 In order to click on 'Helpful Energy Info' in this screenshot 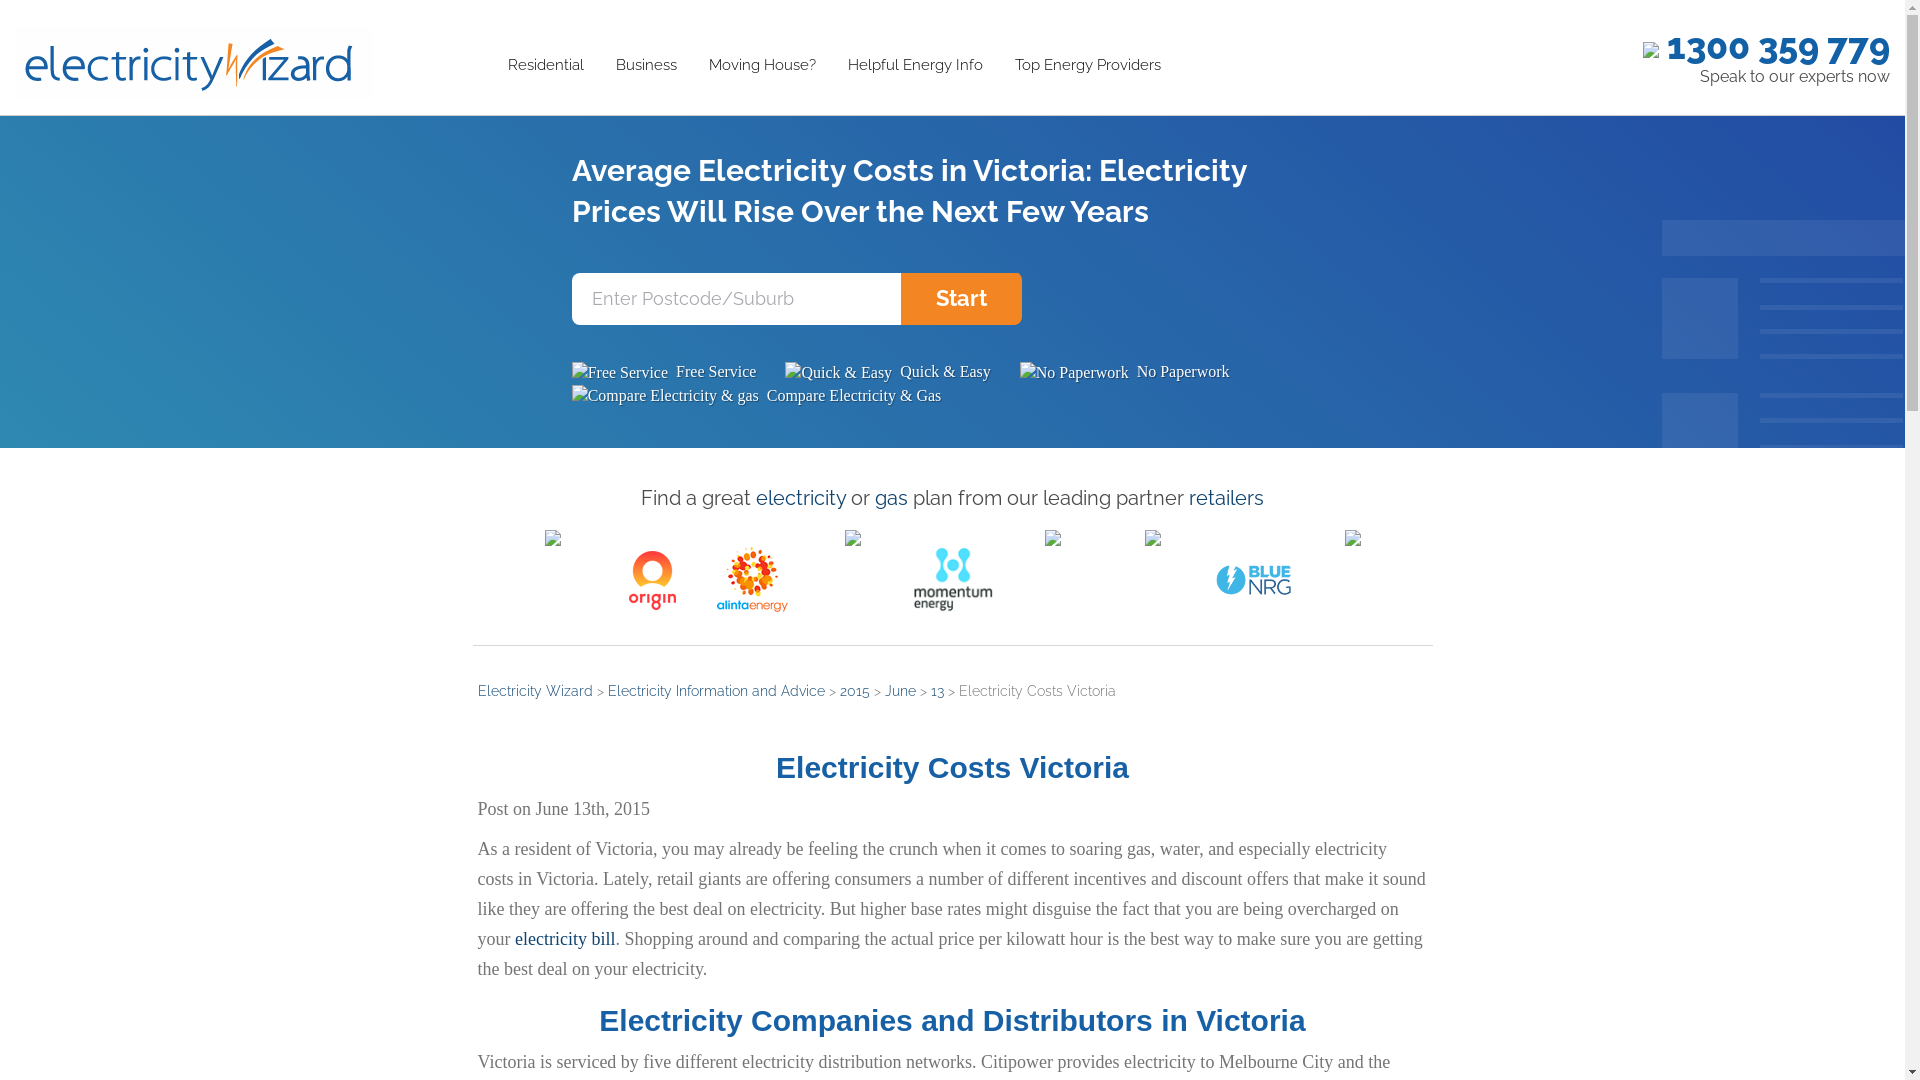, I will do `click(914, 64)`.